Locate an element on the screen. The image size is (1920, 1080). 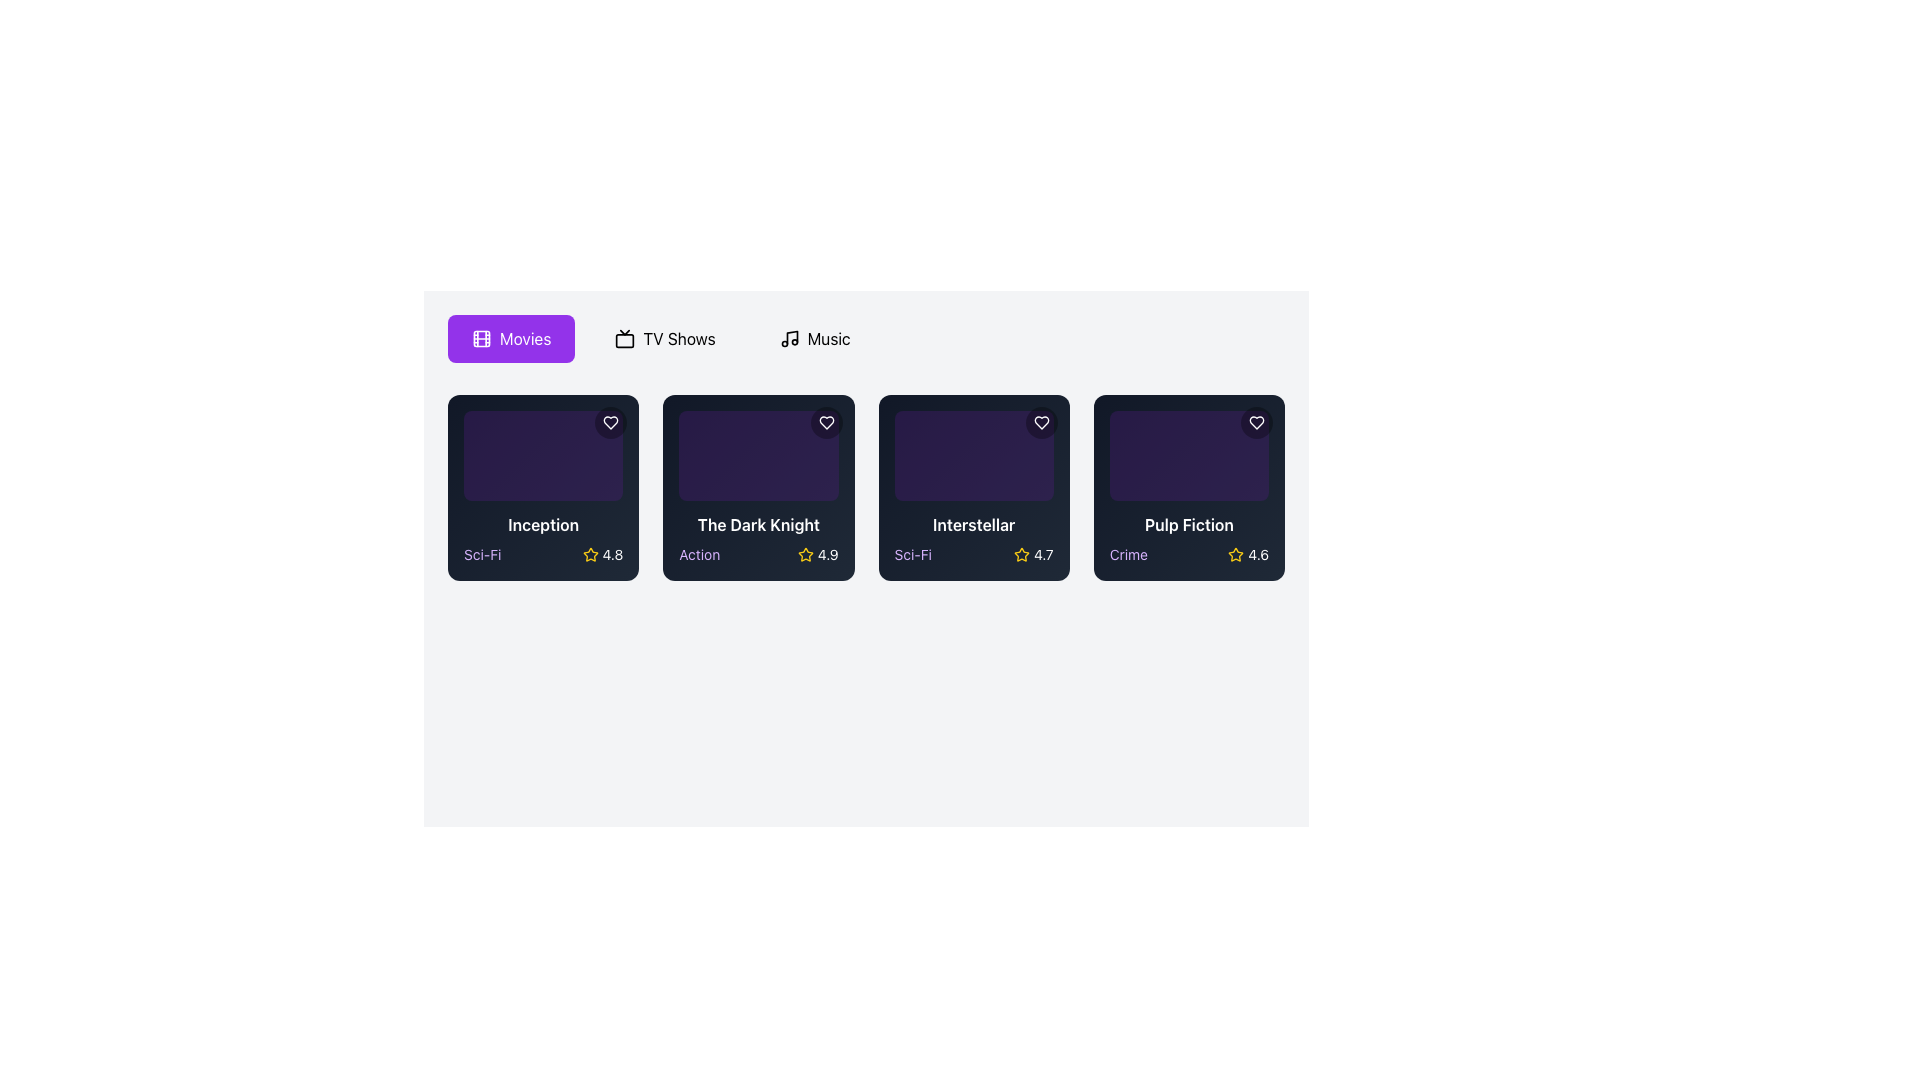
the non-interactive text label indicating the title of the movie on the rightmost card in the horizontal layout of movie cards is located at coordinates (1189, 523).